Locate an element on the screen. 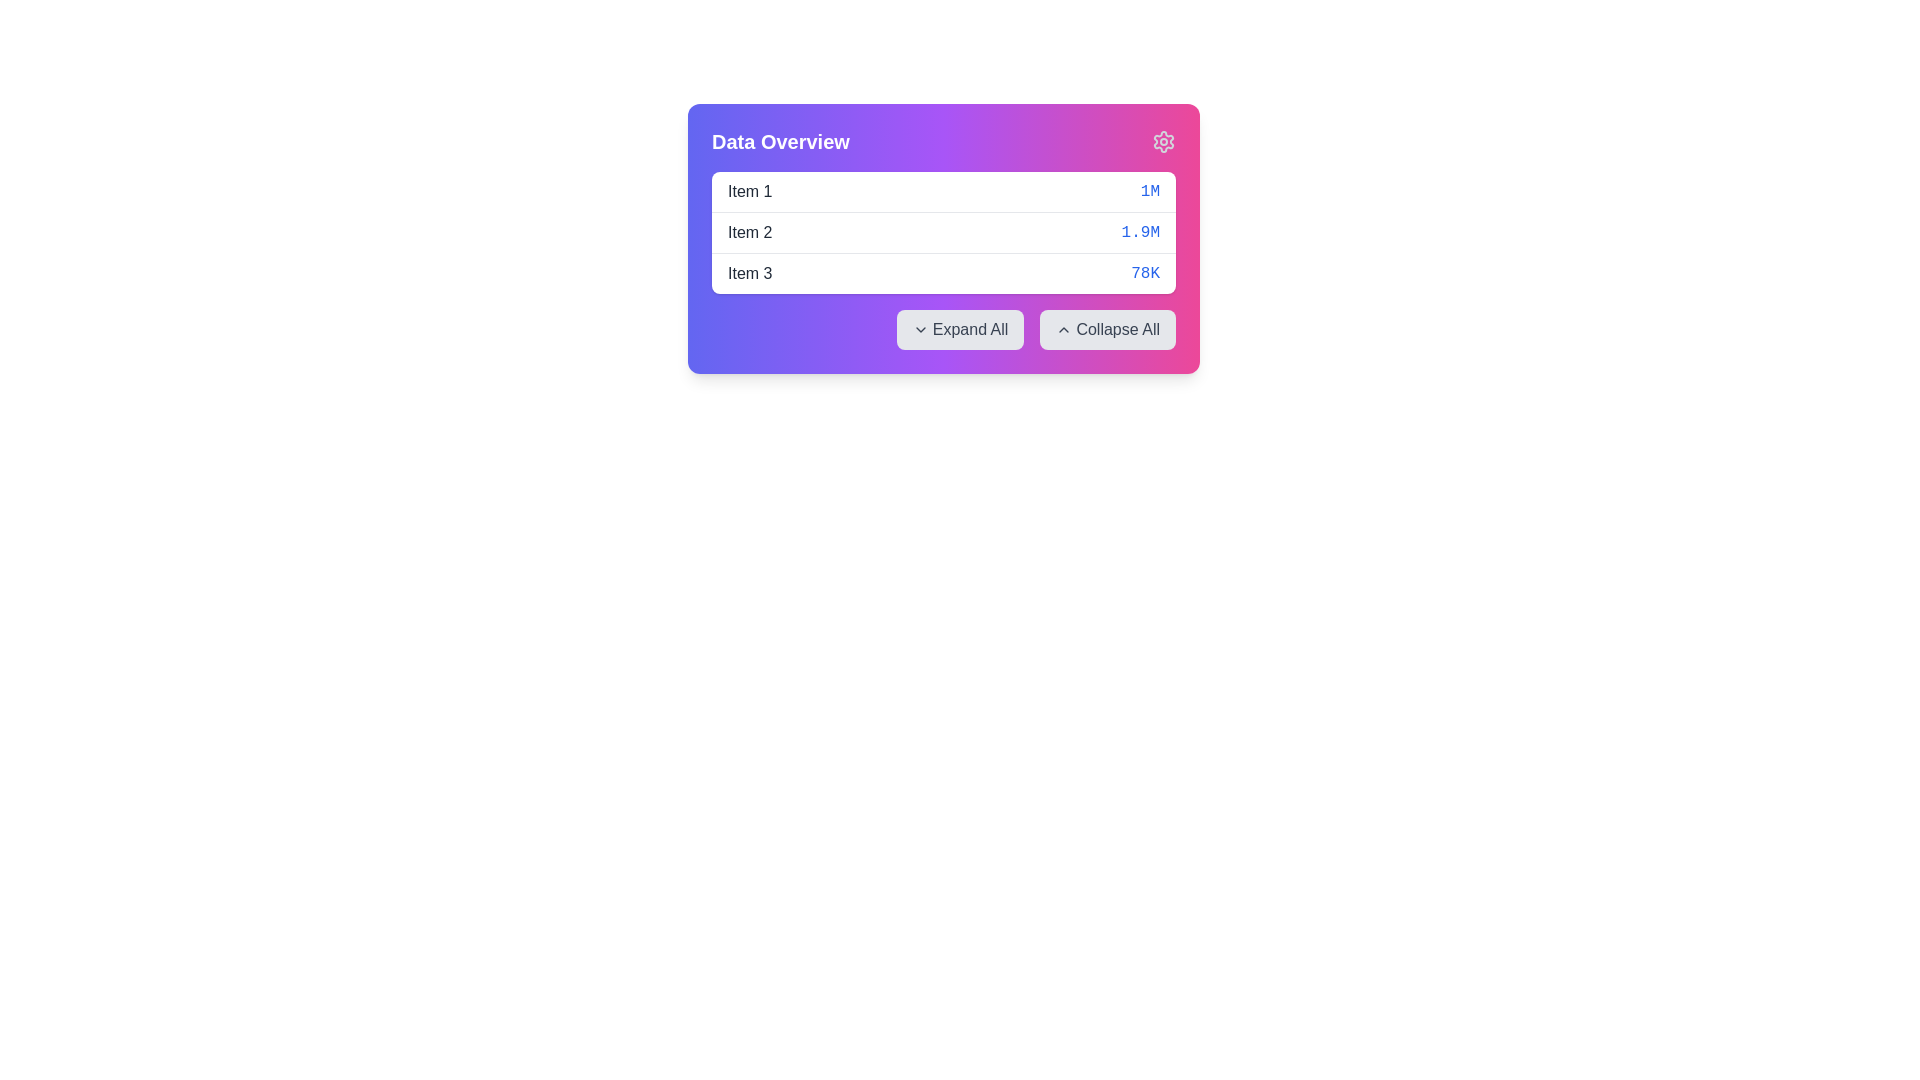  the text label displaying 'Item 3', which is part of a list in the 'Data Overview' section and positioned to the left of the '78K' element is located at coordinates (749, 273).